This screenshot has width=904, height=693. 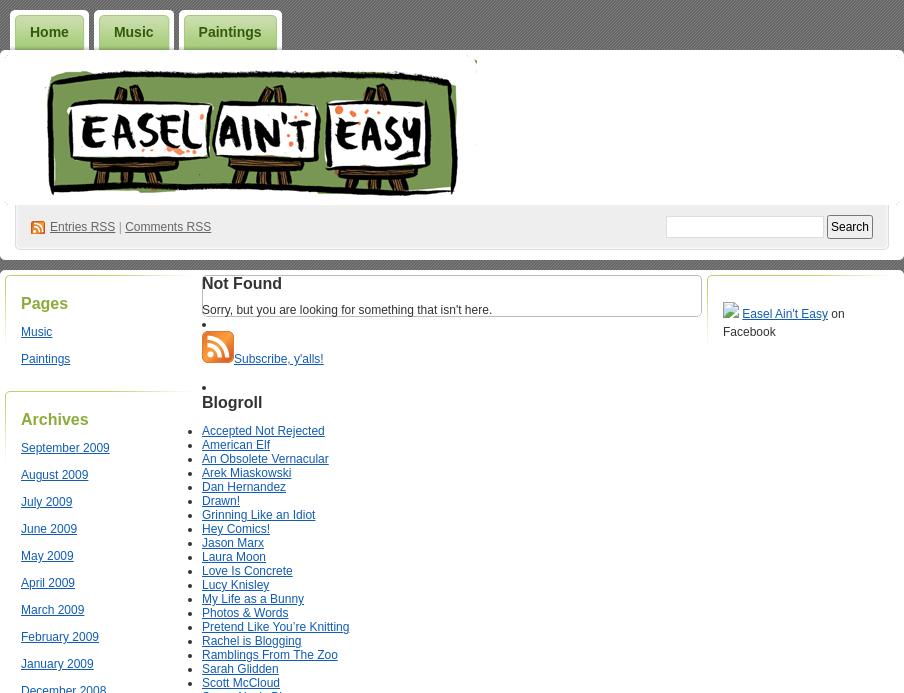 I want to click on 'January 2009', so click(x=56, y=663).